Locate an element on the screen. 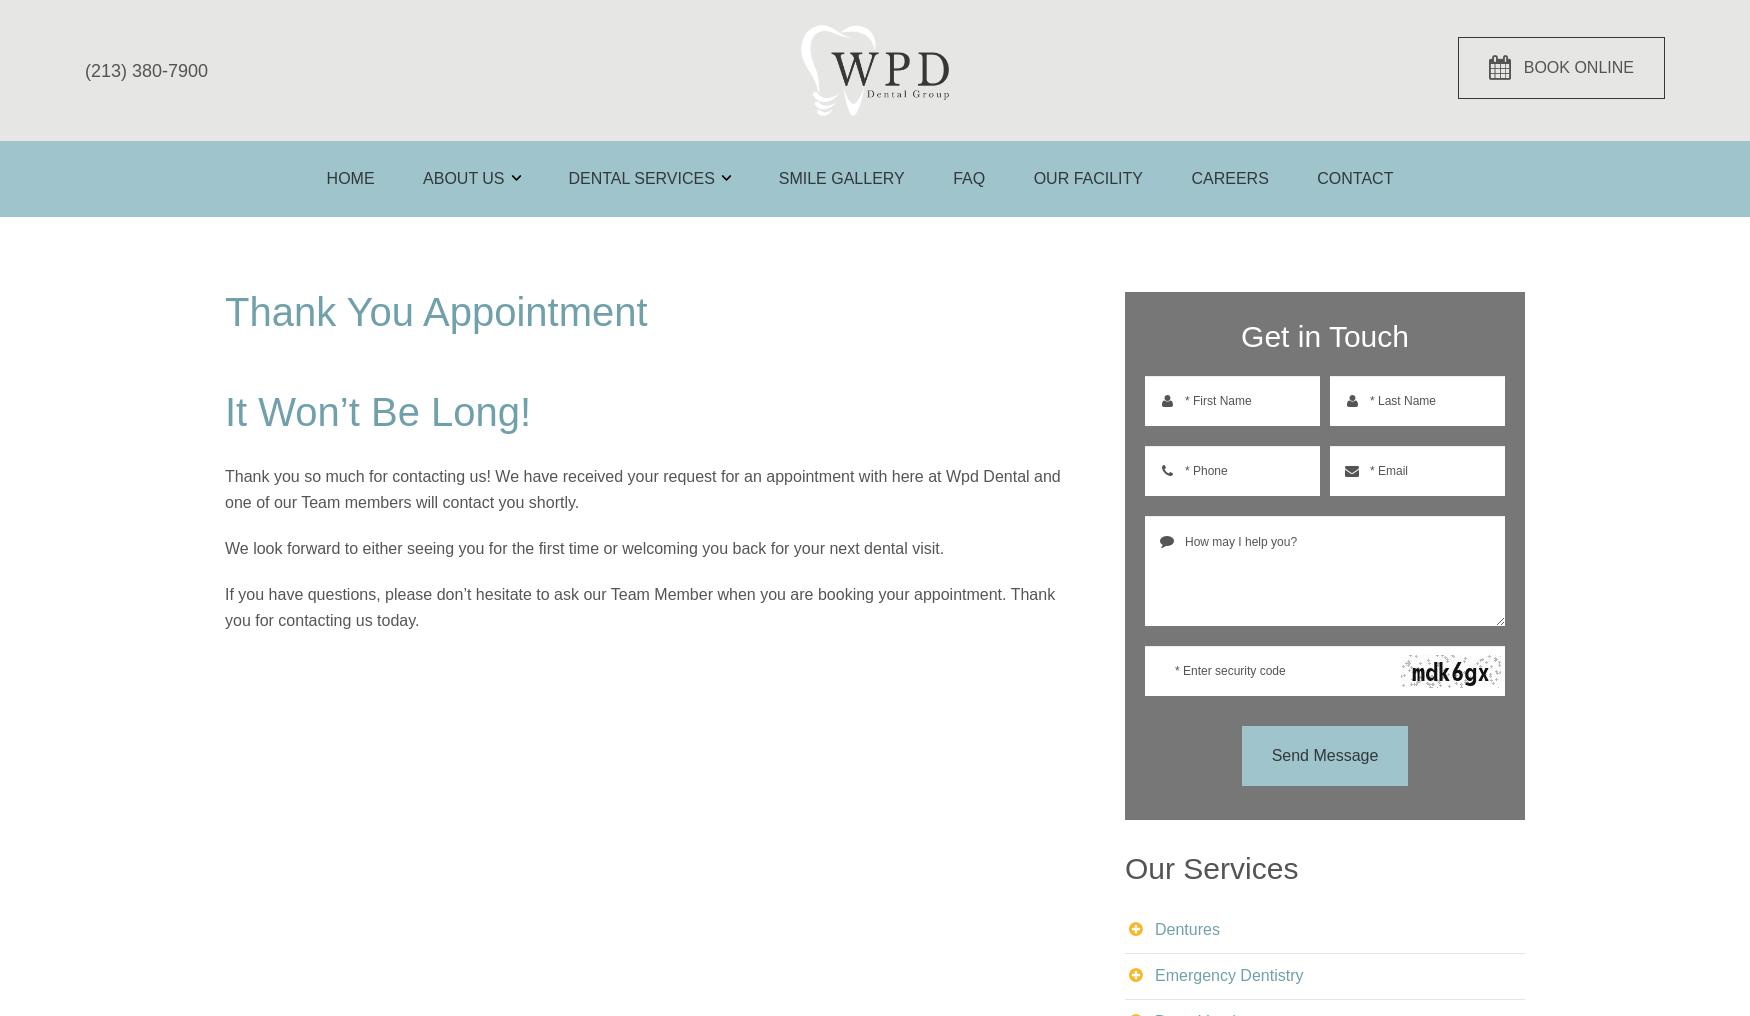 This screenshot has width=1750, height=1016. 'If you have questions, please don’t hesitate to ask our Team Member when you are booking your appointment. Thank you for contacting us today.' is located at coordinates (638, 606).